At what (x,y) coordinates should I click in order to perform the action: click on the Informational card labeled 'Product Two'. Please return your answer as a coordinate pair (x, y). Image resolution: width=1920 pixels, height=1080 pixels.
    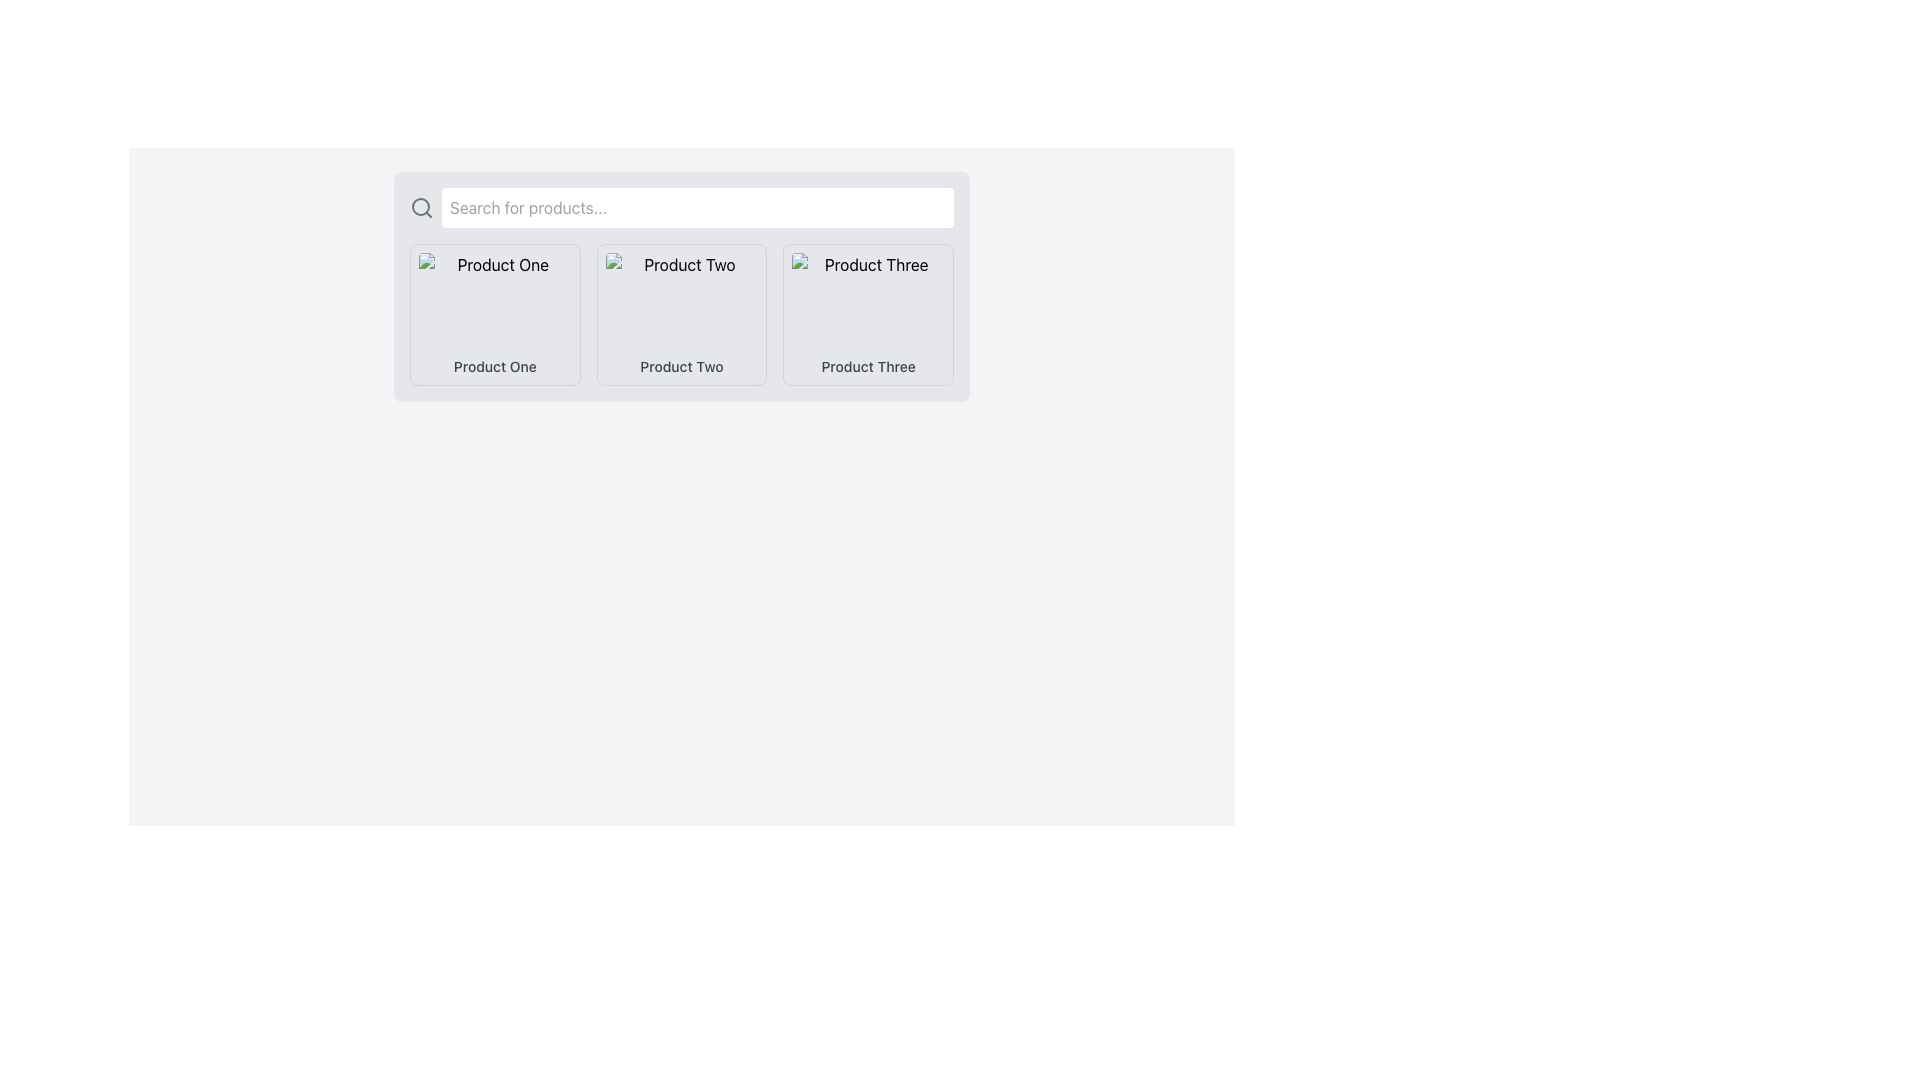
    Looking at the image, I should click on (681, 315).